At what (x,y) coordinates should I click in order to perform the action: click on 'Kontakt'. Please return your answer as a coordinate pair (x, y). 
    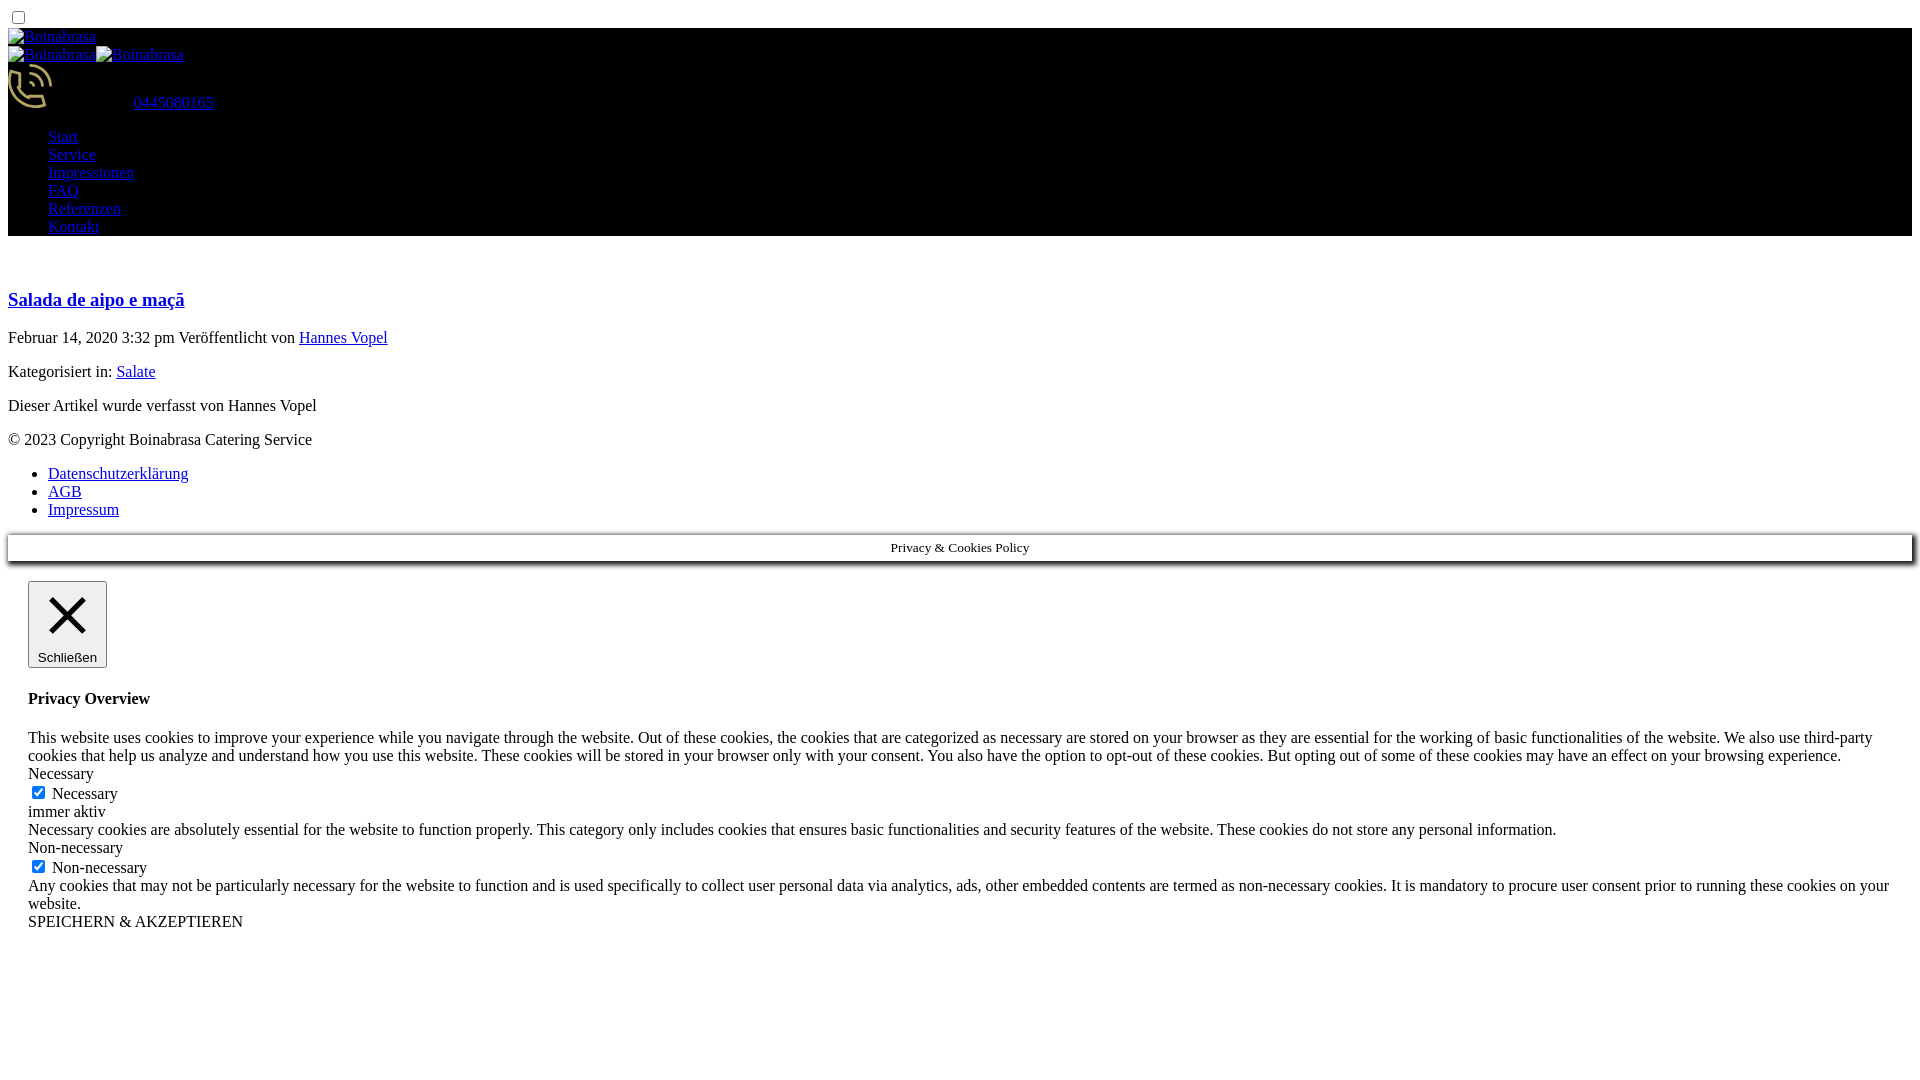
    Looking at the image, I should click on (48, 225).